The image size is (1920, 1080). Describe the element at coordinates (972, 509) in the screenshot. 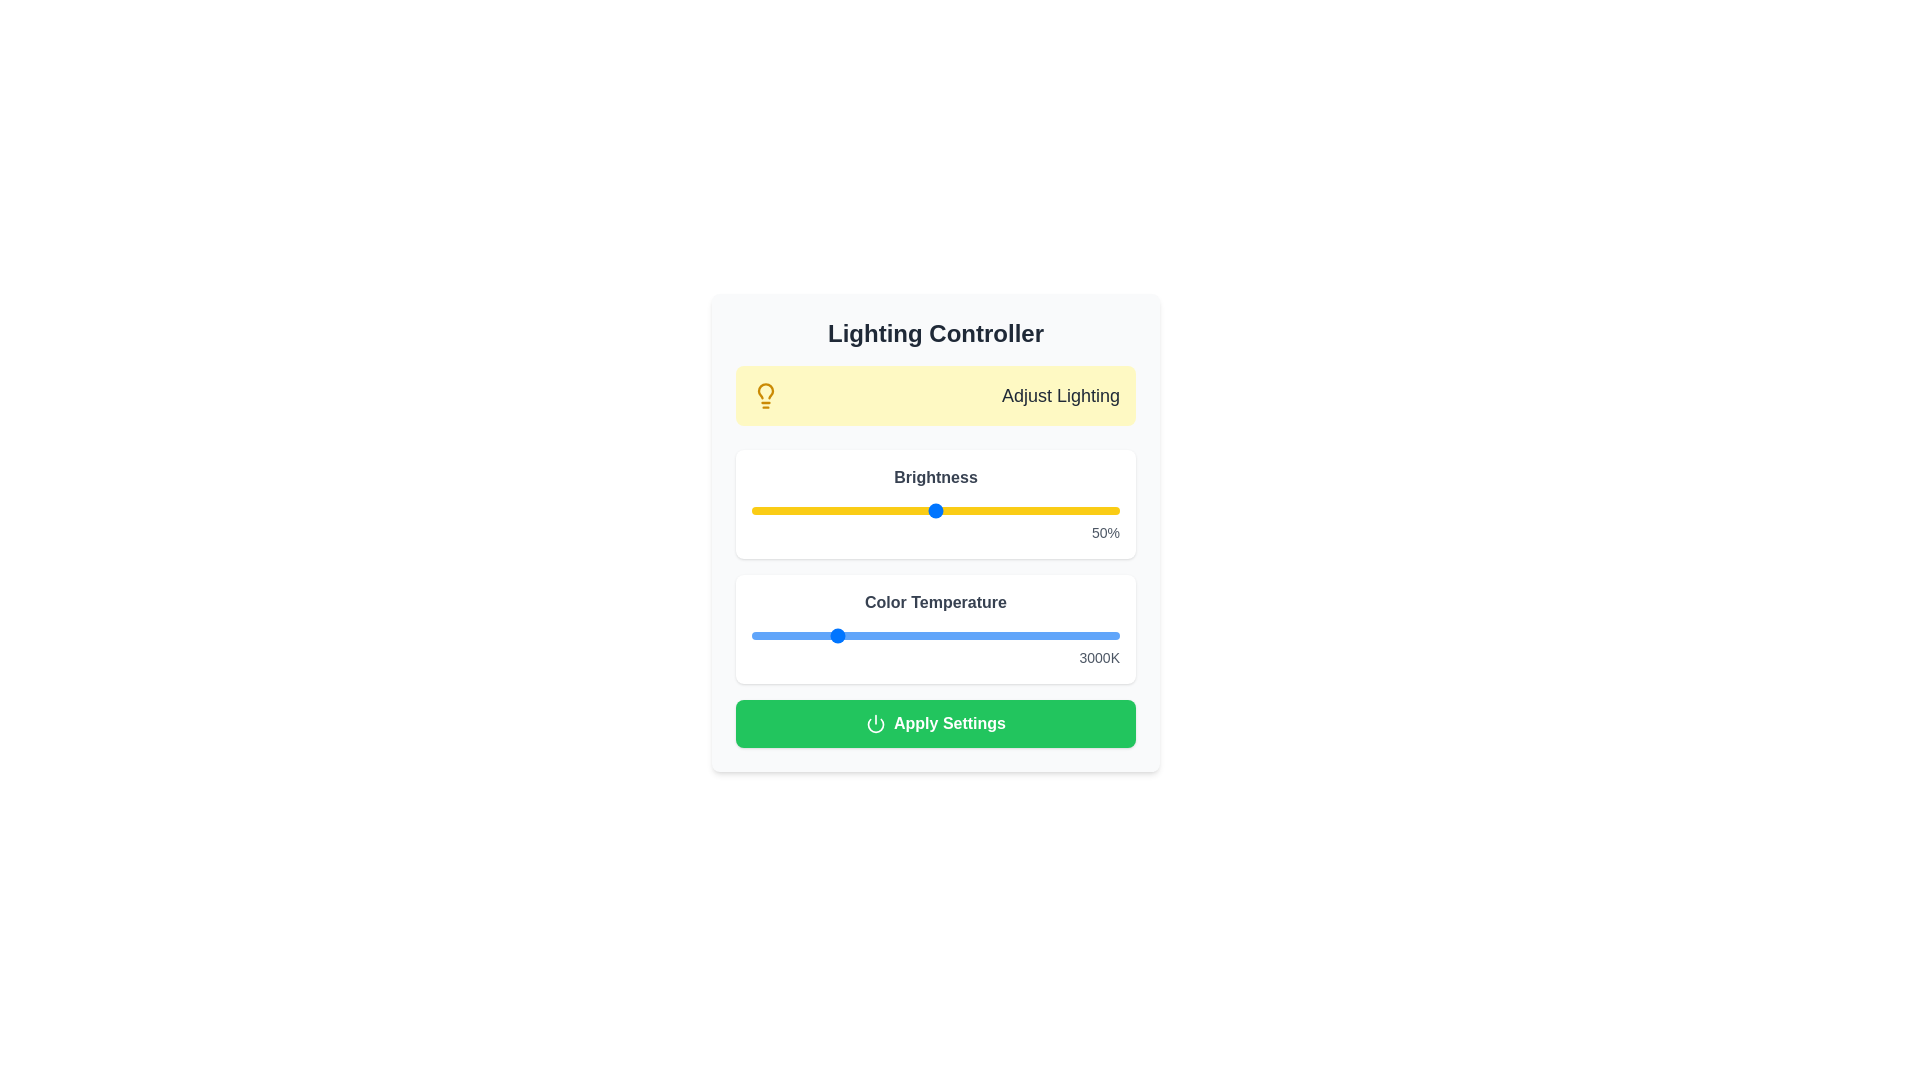

I see `the brightness slider to set the brightness level to 60` at that location.